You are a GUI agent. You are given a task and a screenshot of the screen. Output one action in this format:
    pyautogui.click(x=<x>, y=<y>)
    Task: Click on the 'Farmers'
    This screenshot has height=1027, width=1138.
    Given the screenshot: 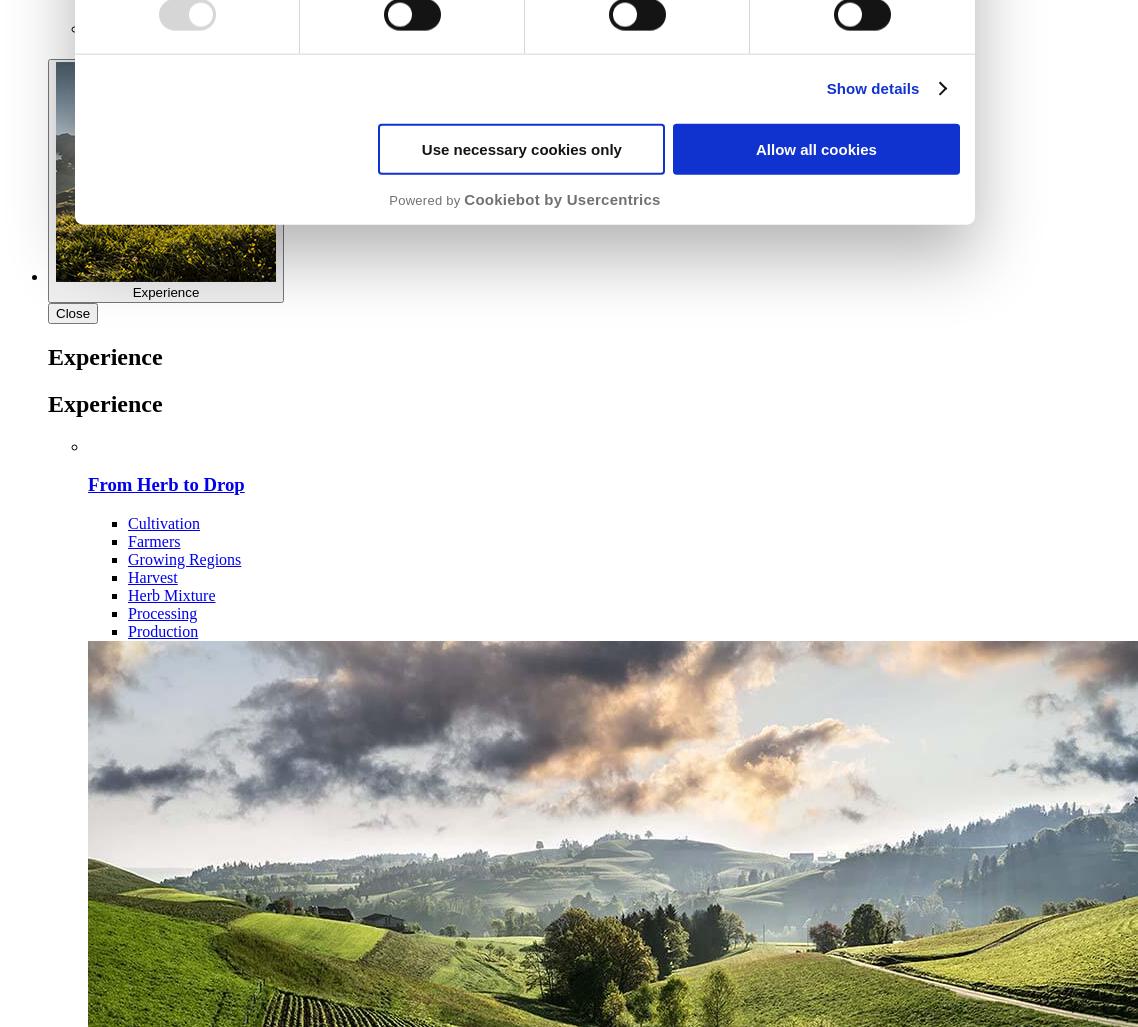 What is the action you would take?
    pyautogui.click(x=128, y=540)
    